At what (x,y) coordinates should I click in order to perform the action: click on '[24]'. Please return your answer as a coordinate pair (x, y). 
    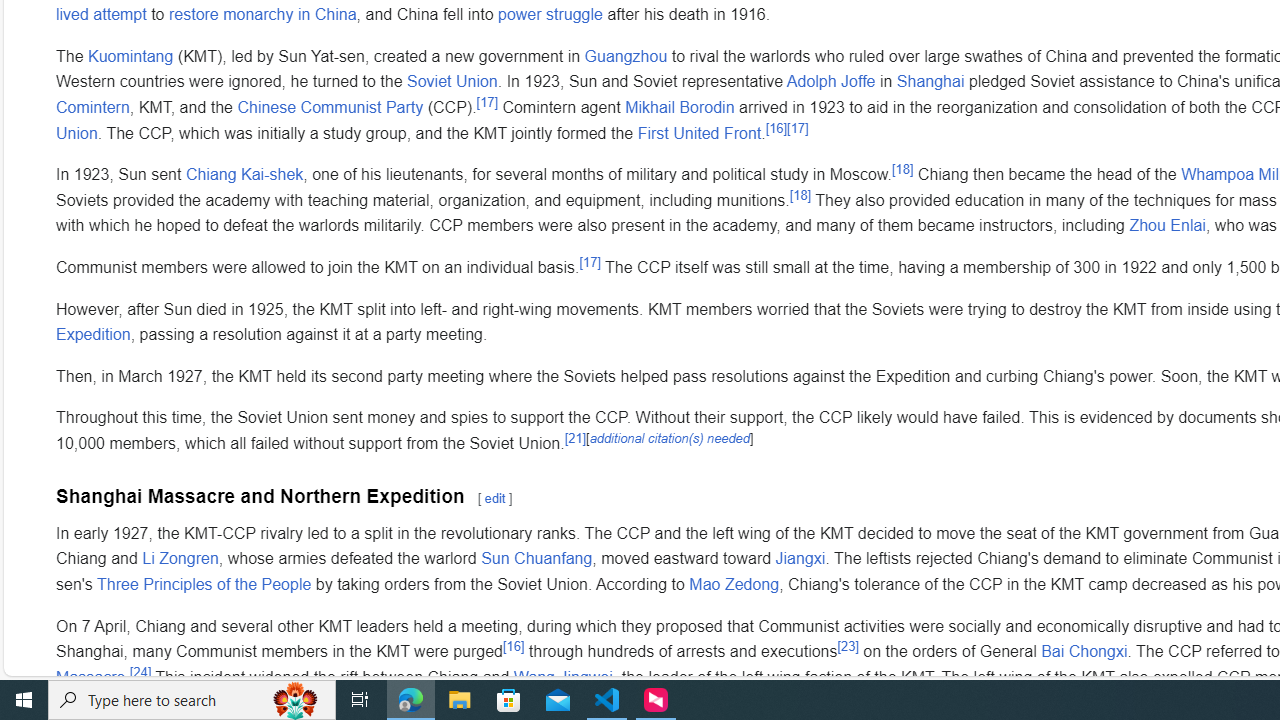
    Looking at the image, I should click on (139, 671).